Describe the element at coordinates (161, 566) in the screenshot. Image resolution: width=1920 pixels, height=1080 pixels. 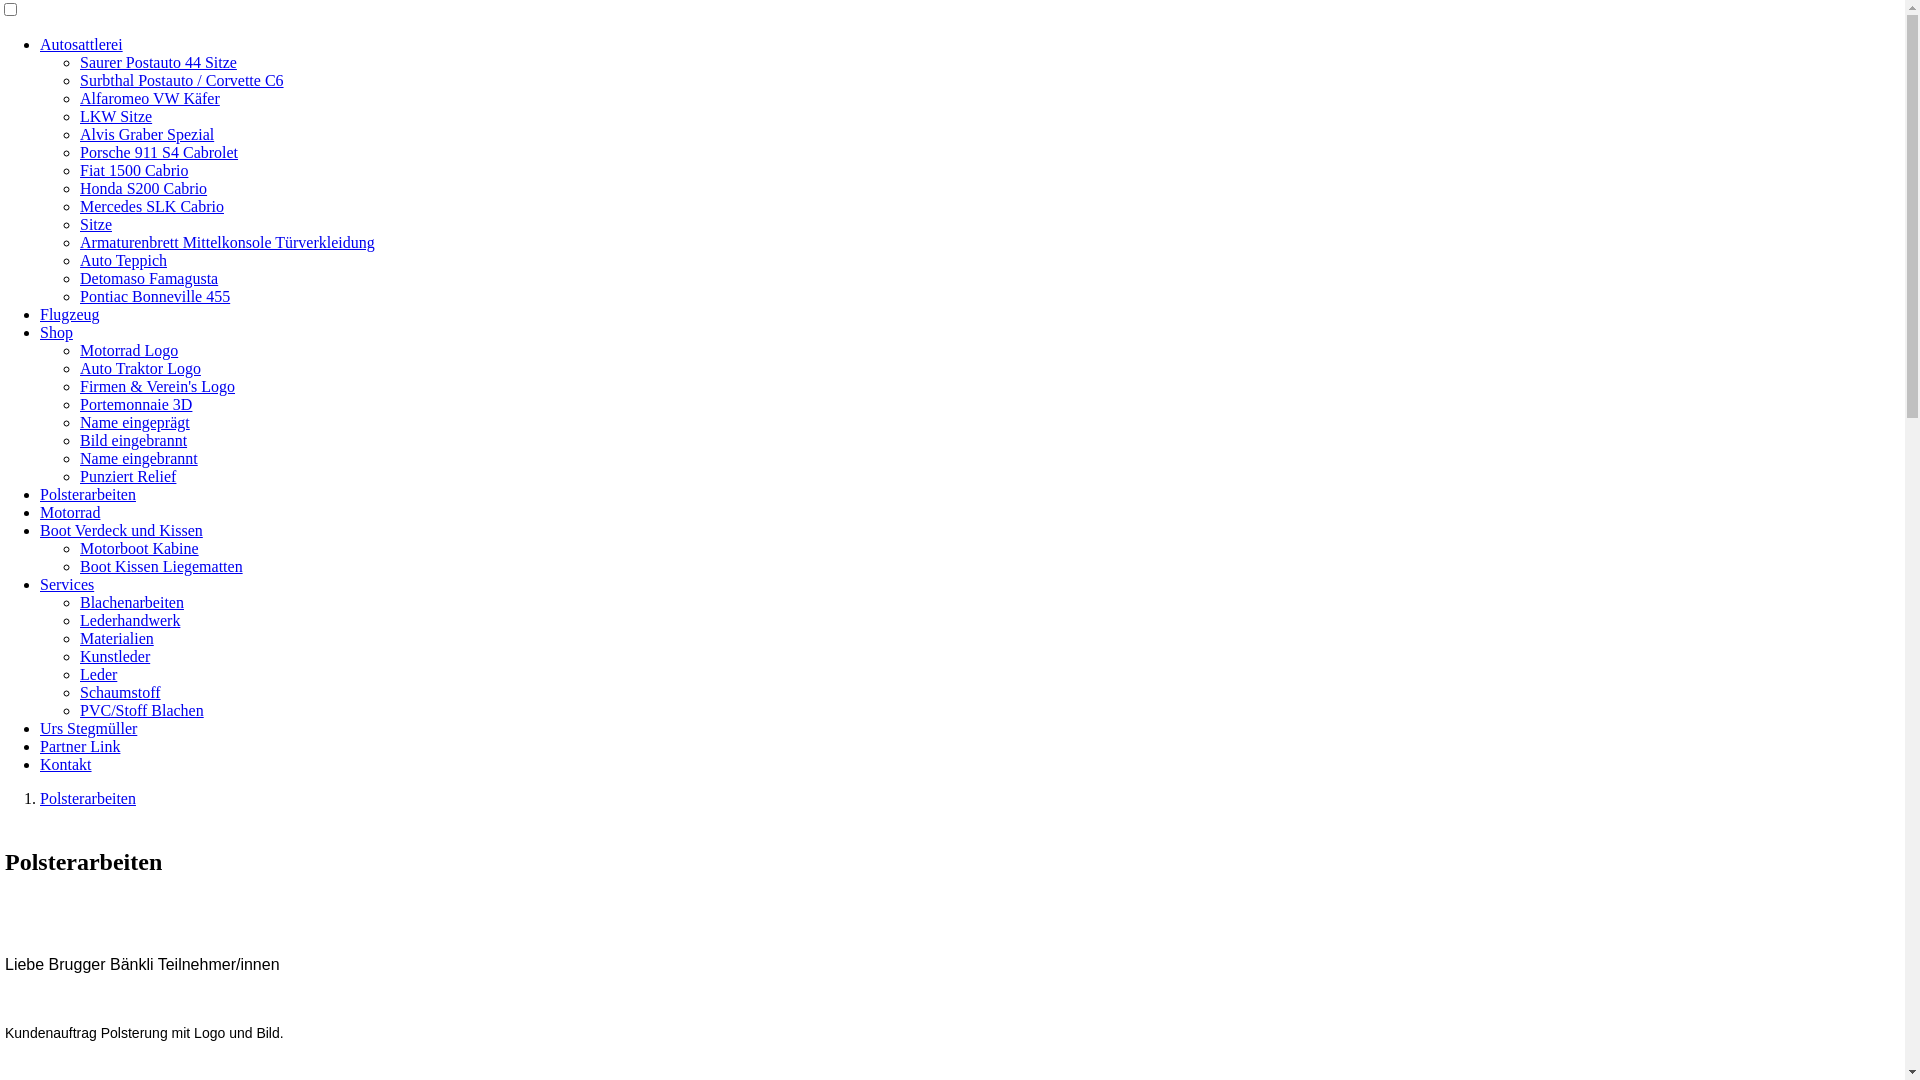
I see `'Boot Kissen Liegematten'` at that location.